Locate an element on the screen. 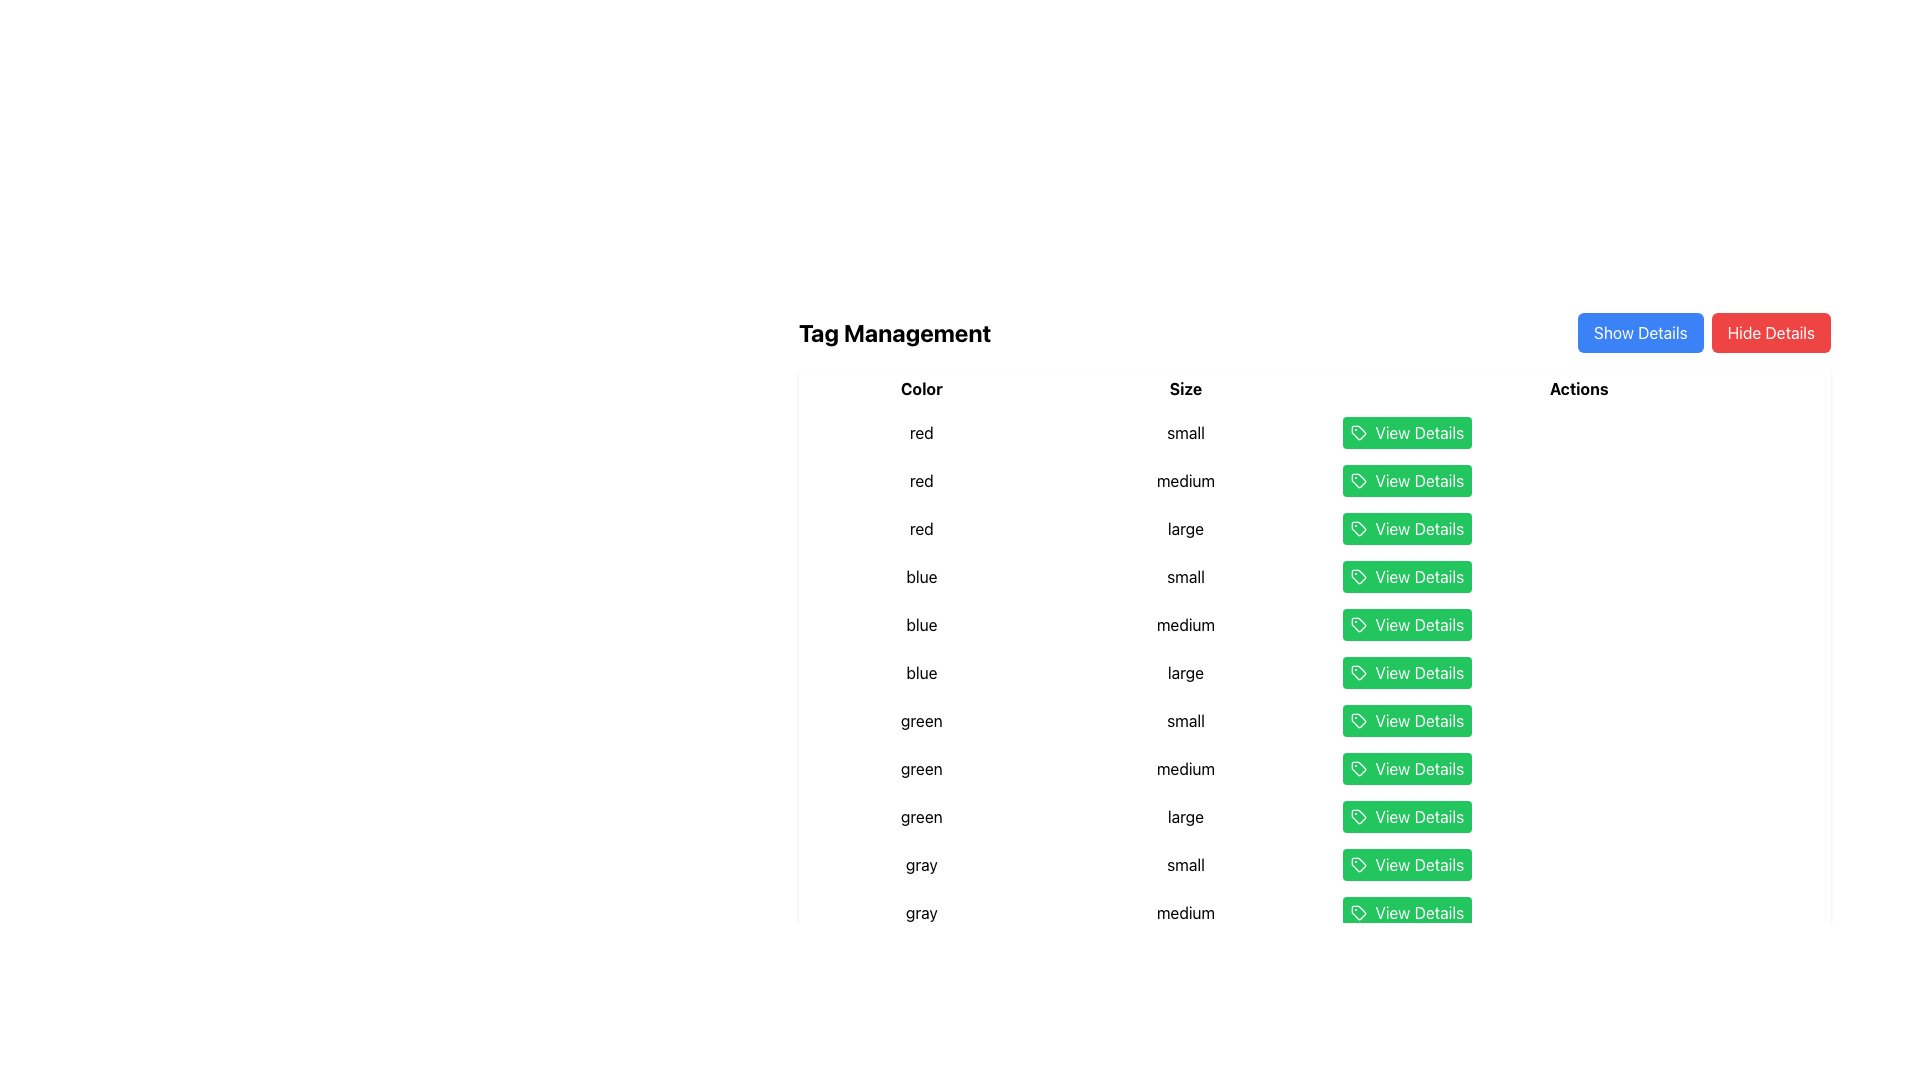 This screenshot has width=1920, height=1080. the text label displaying the word 'green' located in the 'Color' column of the table, specifically in the 7th row, where the corresponding 'Size' column entry is 'medium' is located at coordinates (920, 767).